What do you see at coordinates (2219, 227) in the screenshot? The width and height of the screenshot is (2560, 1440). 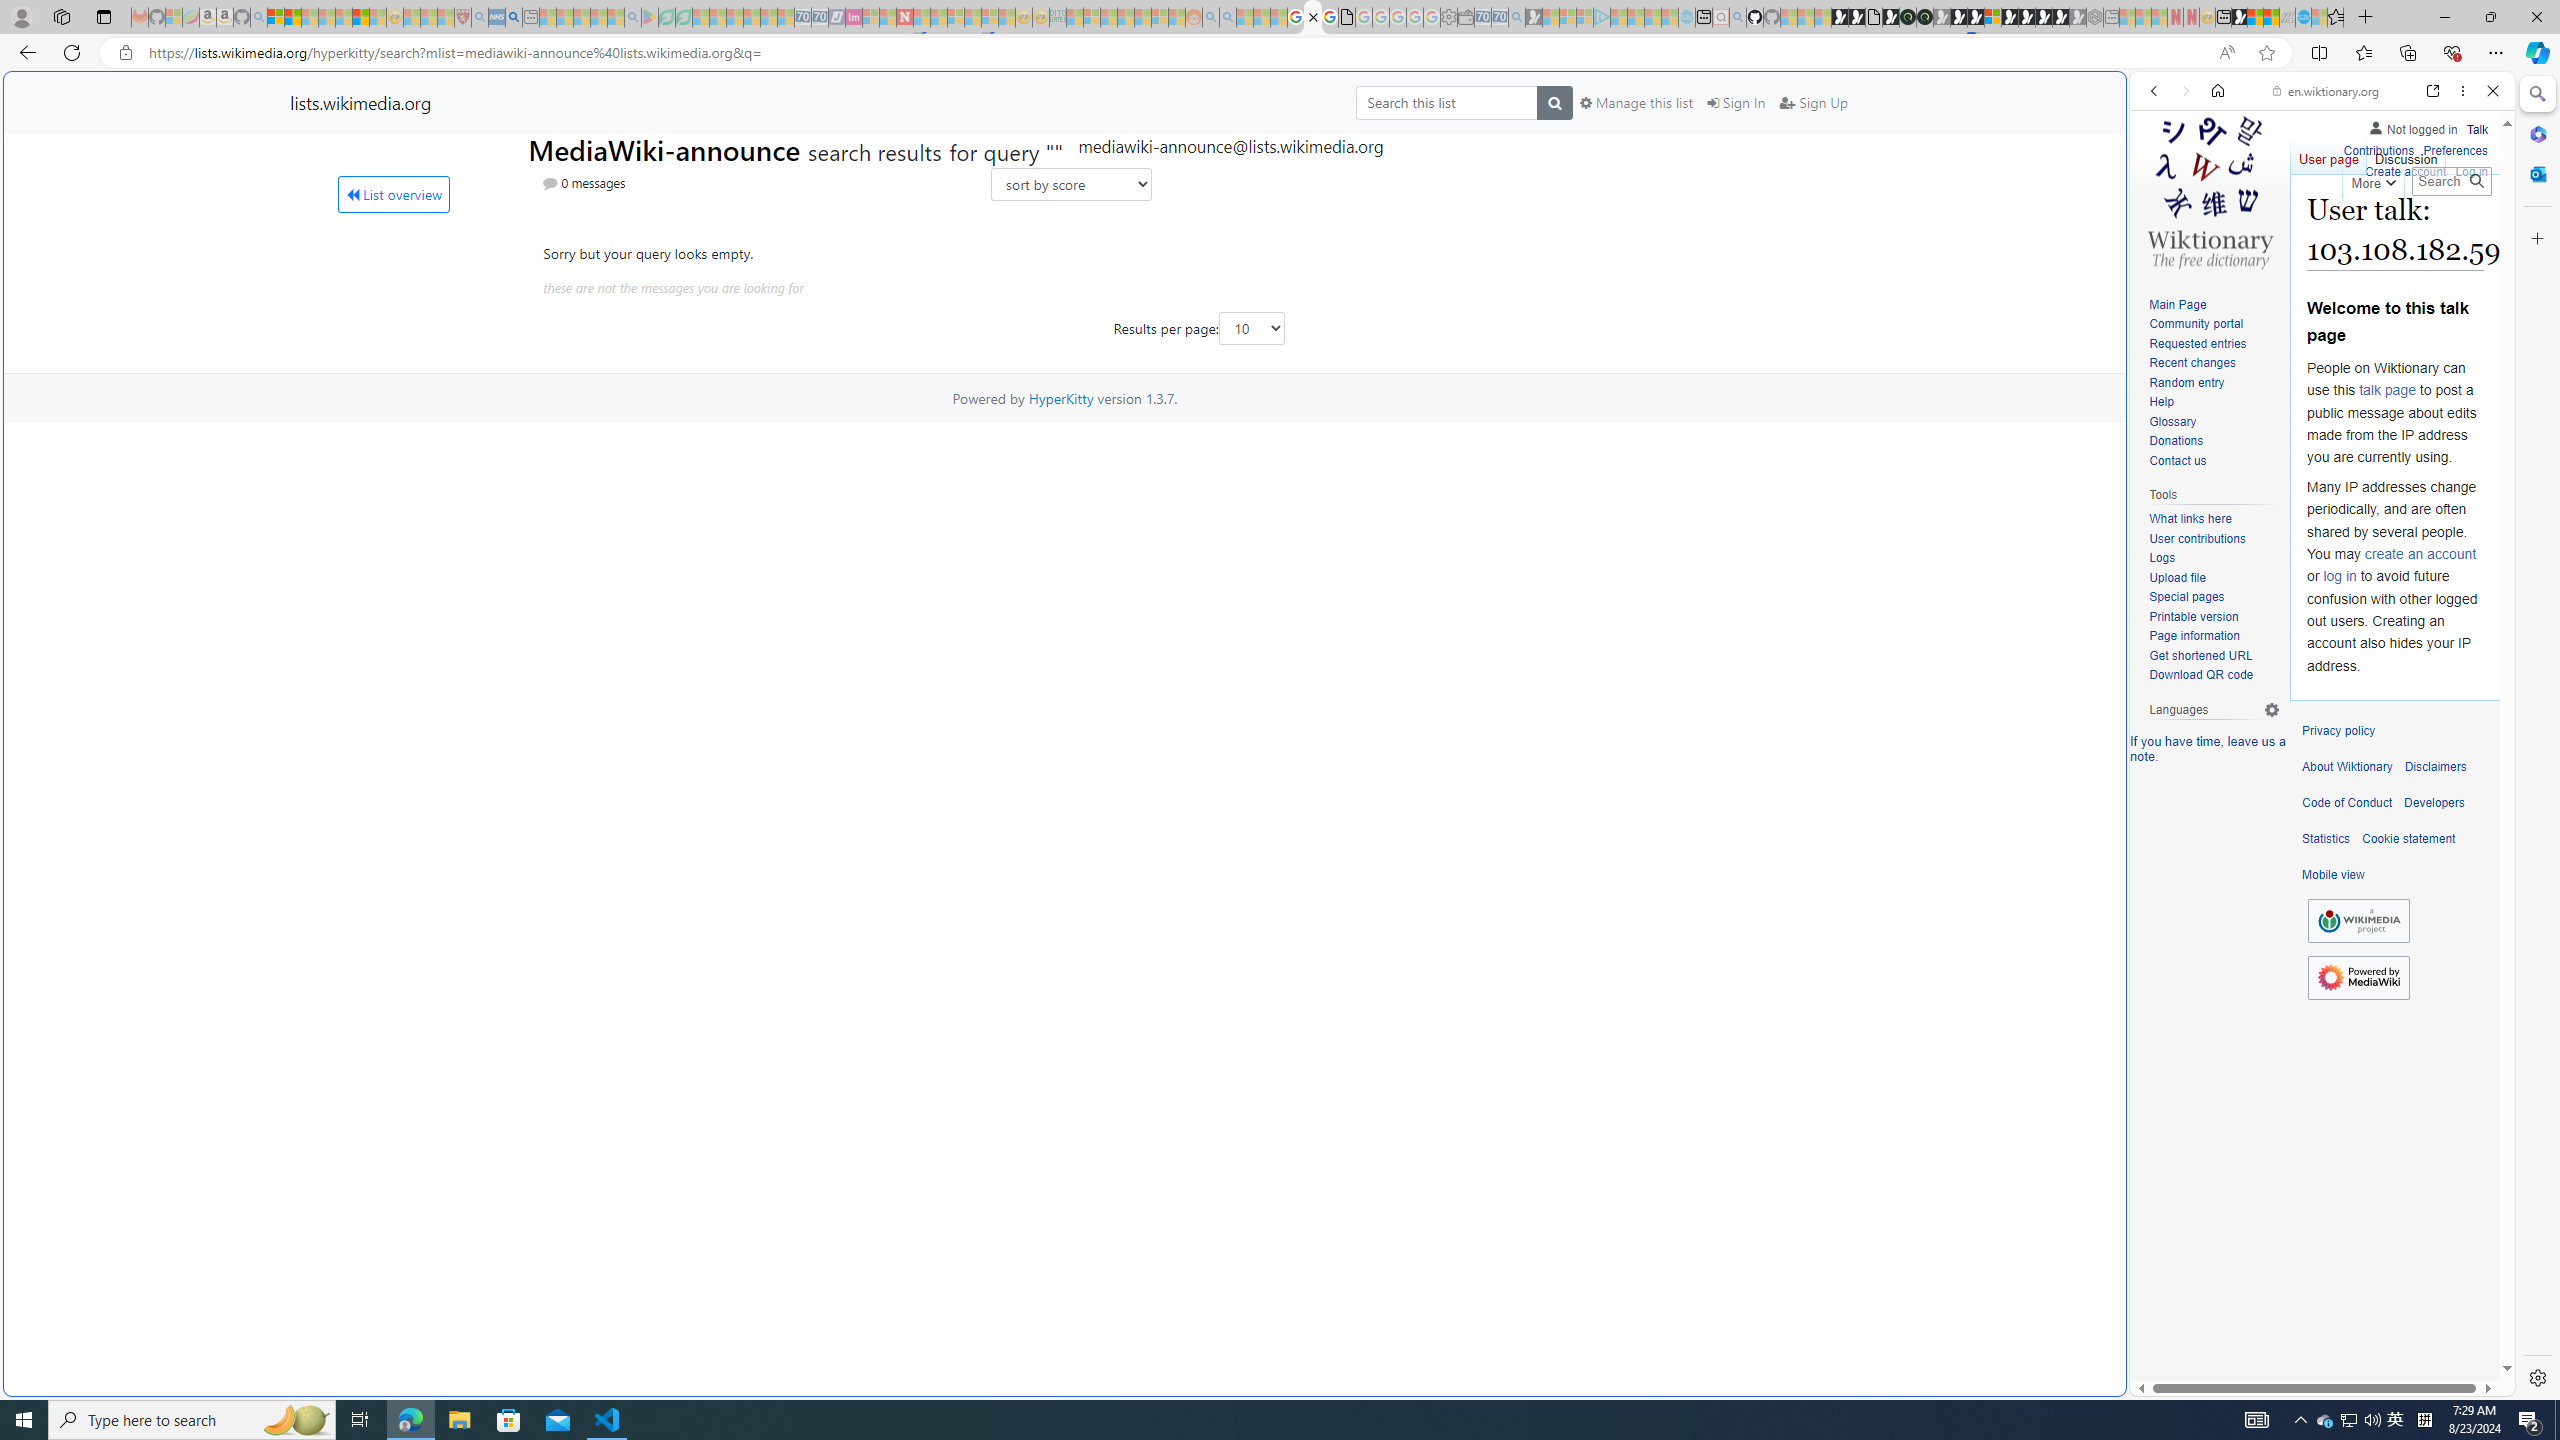 I see `'Search Filter, IMAGES'` at bounding box center [2219, 227].